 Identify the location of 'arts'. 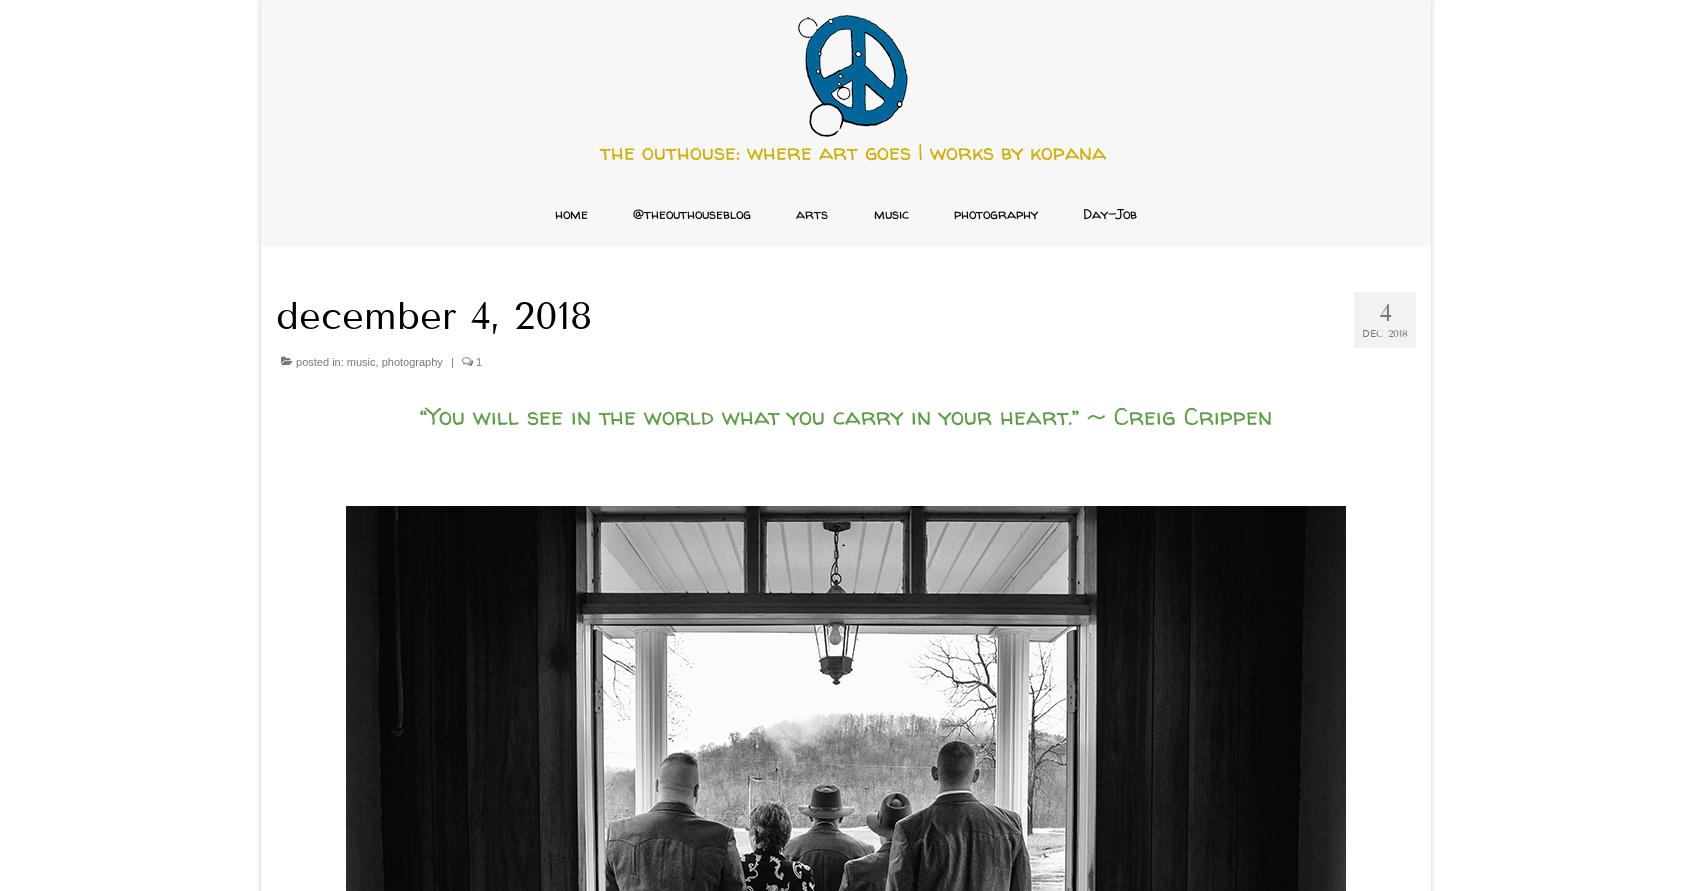
(811, 213).